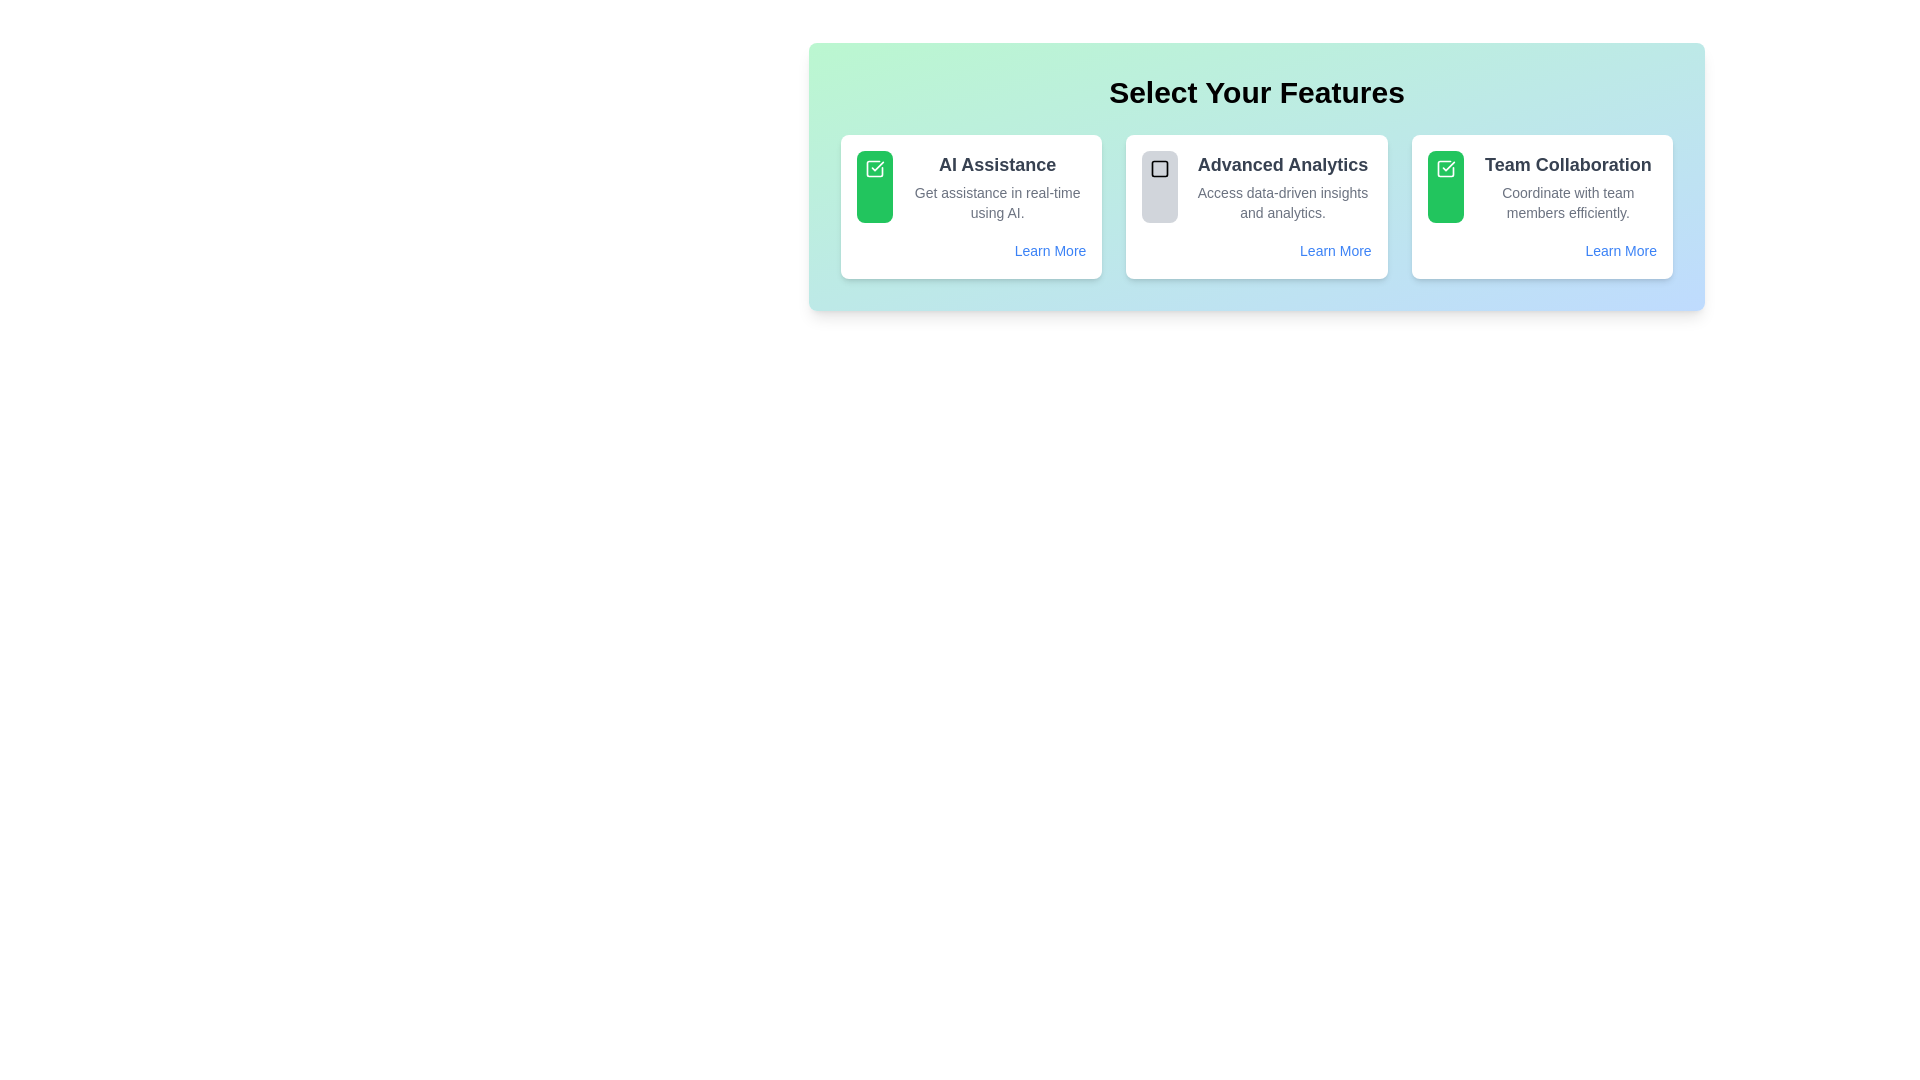 Image resolution: width=1920 pixels, height=1080 pixels. Describe the element at coordinates (1160, 168) in the screenshot. I see `the decorative or status-related icon located in the center of the 'Advanced Analytics' card, which is surrounded by 'AI Assistance' and 'Team Collaboration' cards` at that location.